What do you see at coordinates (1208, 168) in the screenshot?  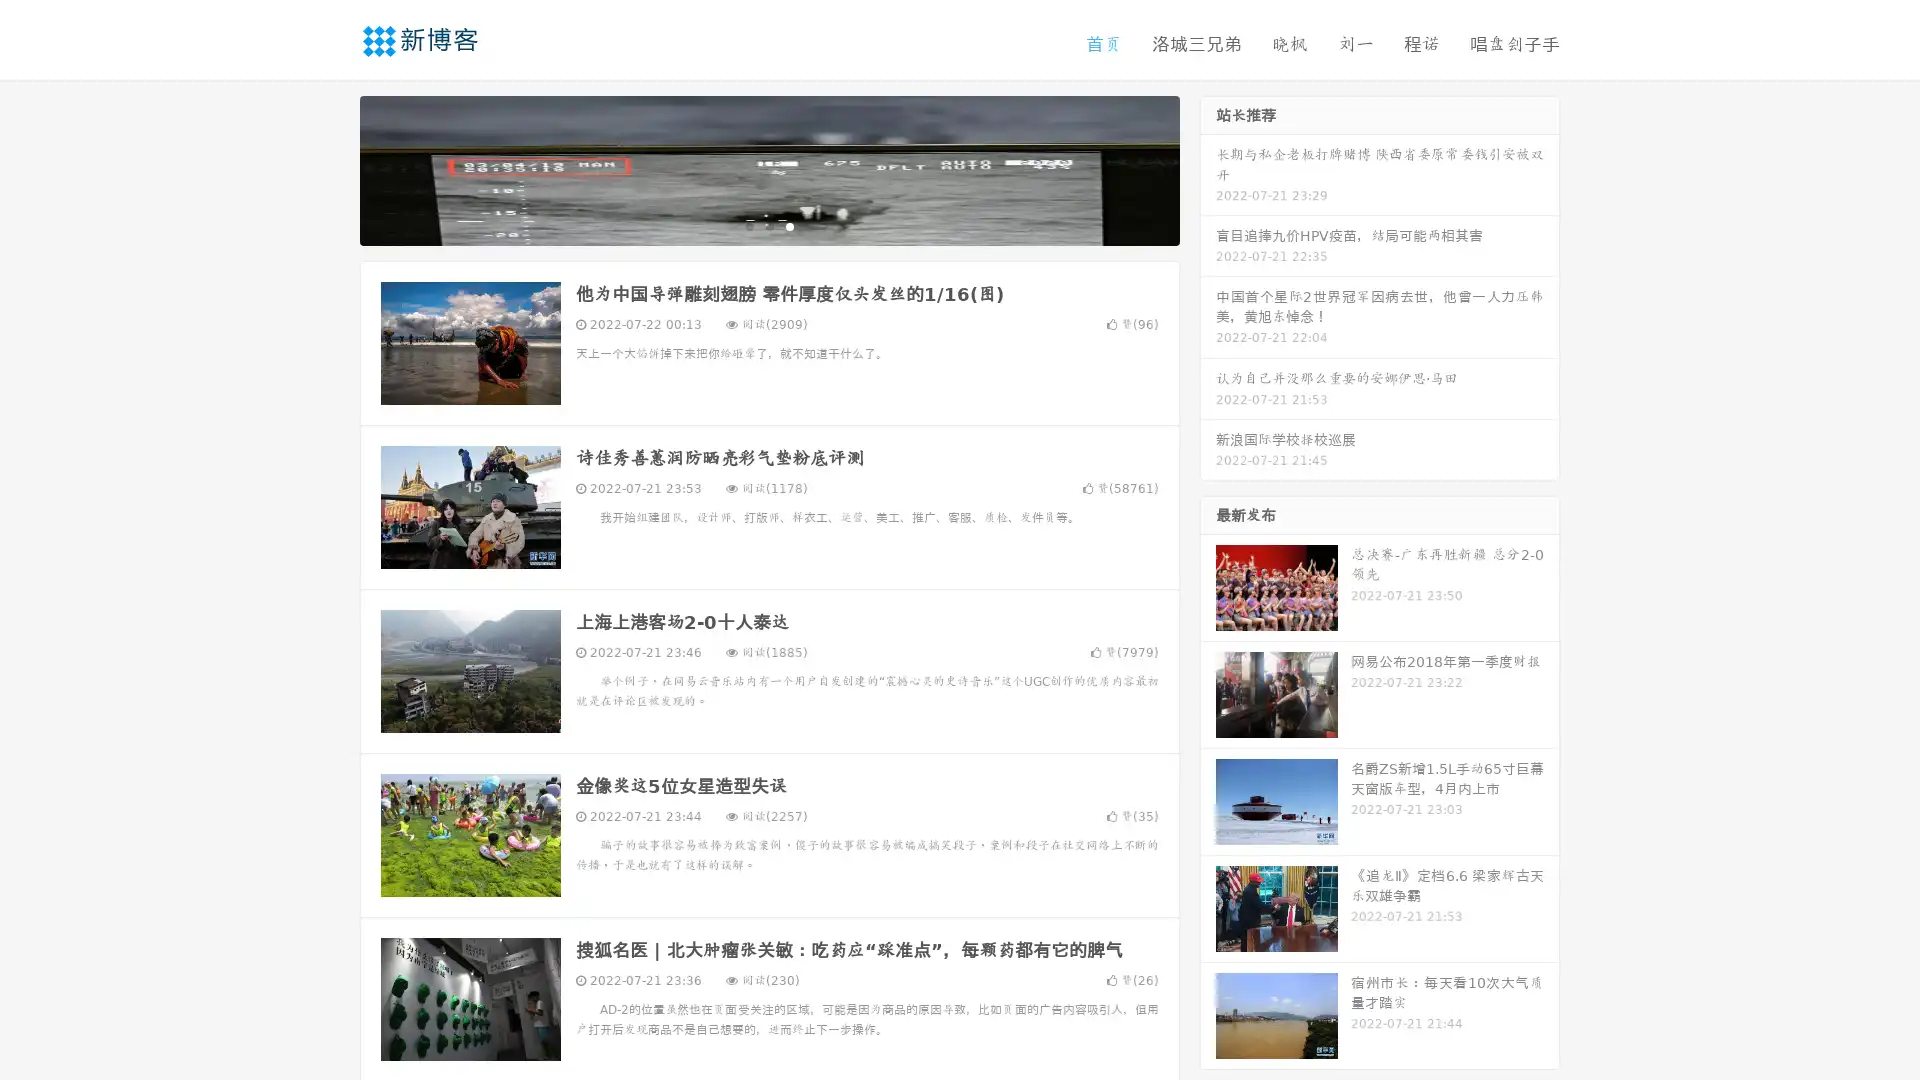 I see `Next slide` at bounding box center [1208, 168].